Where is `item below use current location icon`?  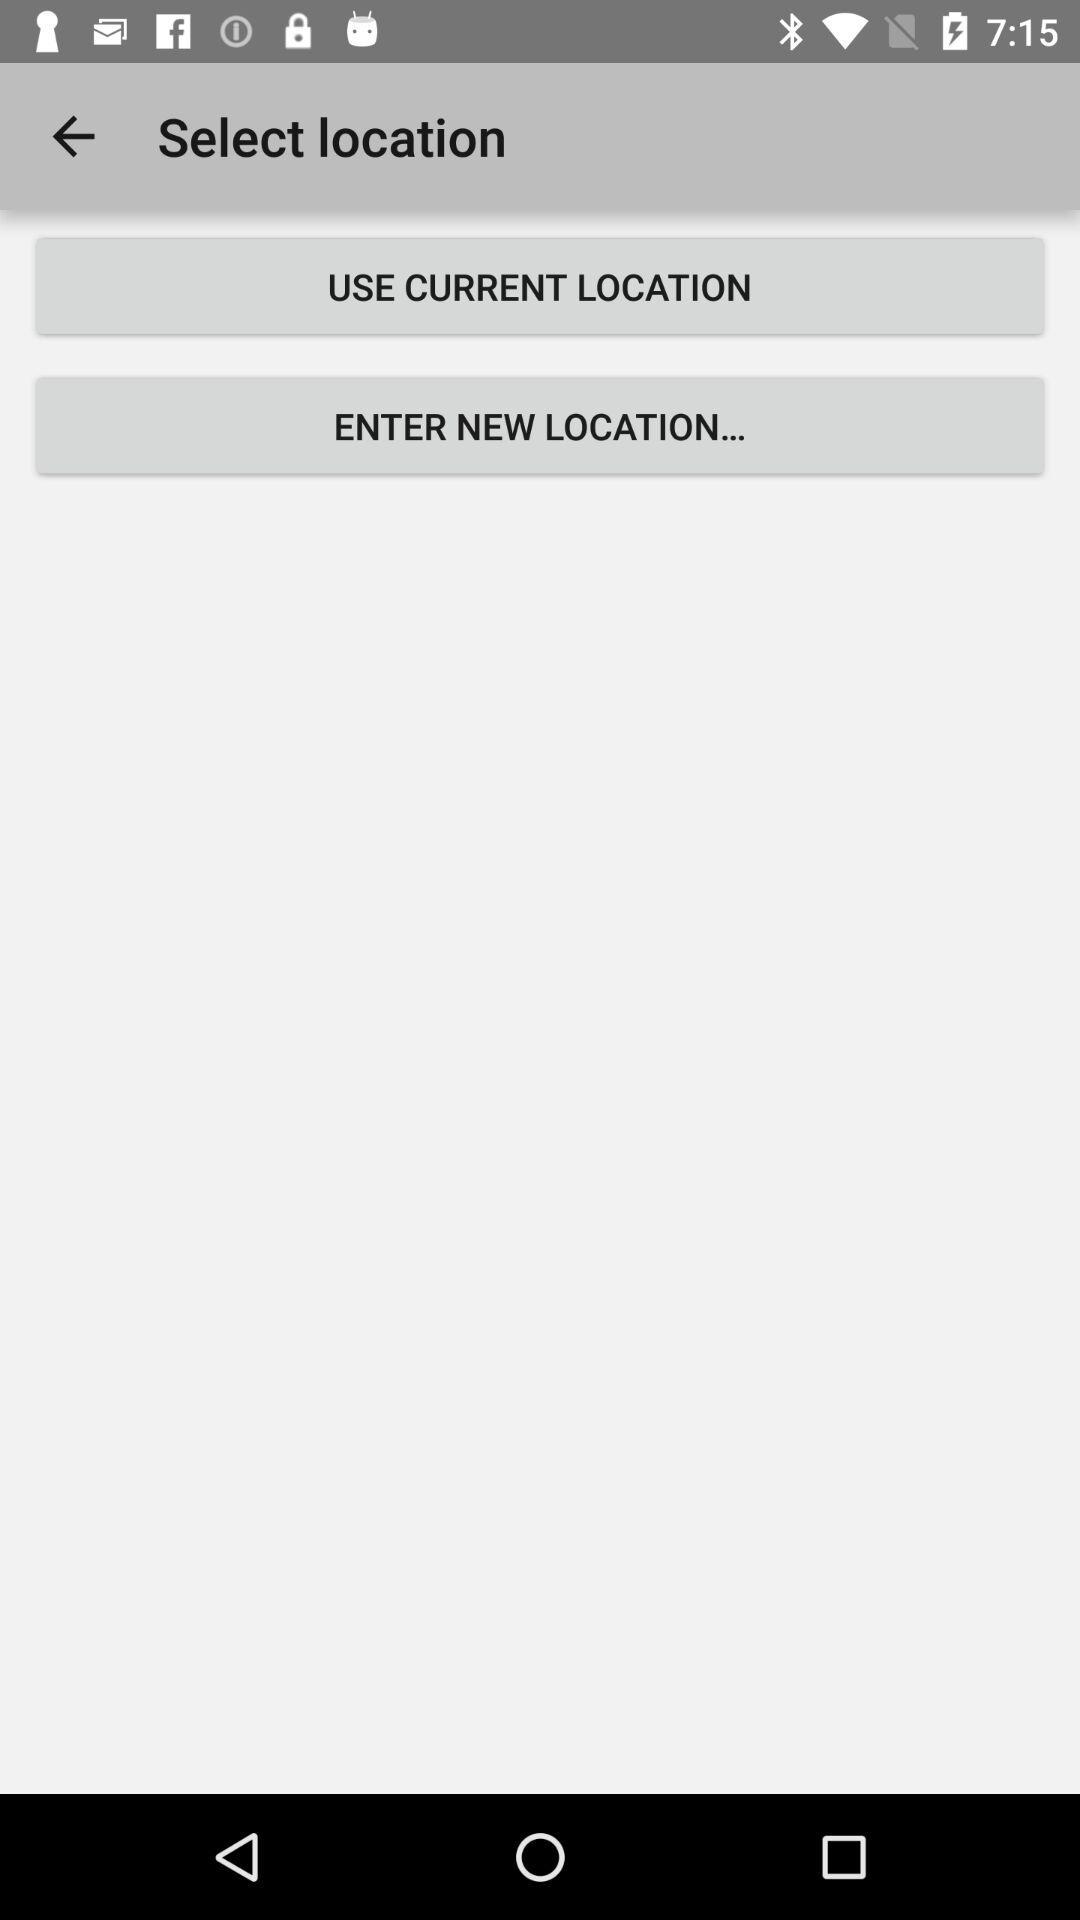
item below use current location icon is located at coordinates (540, 425).